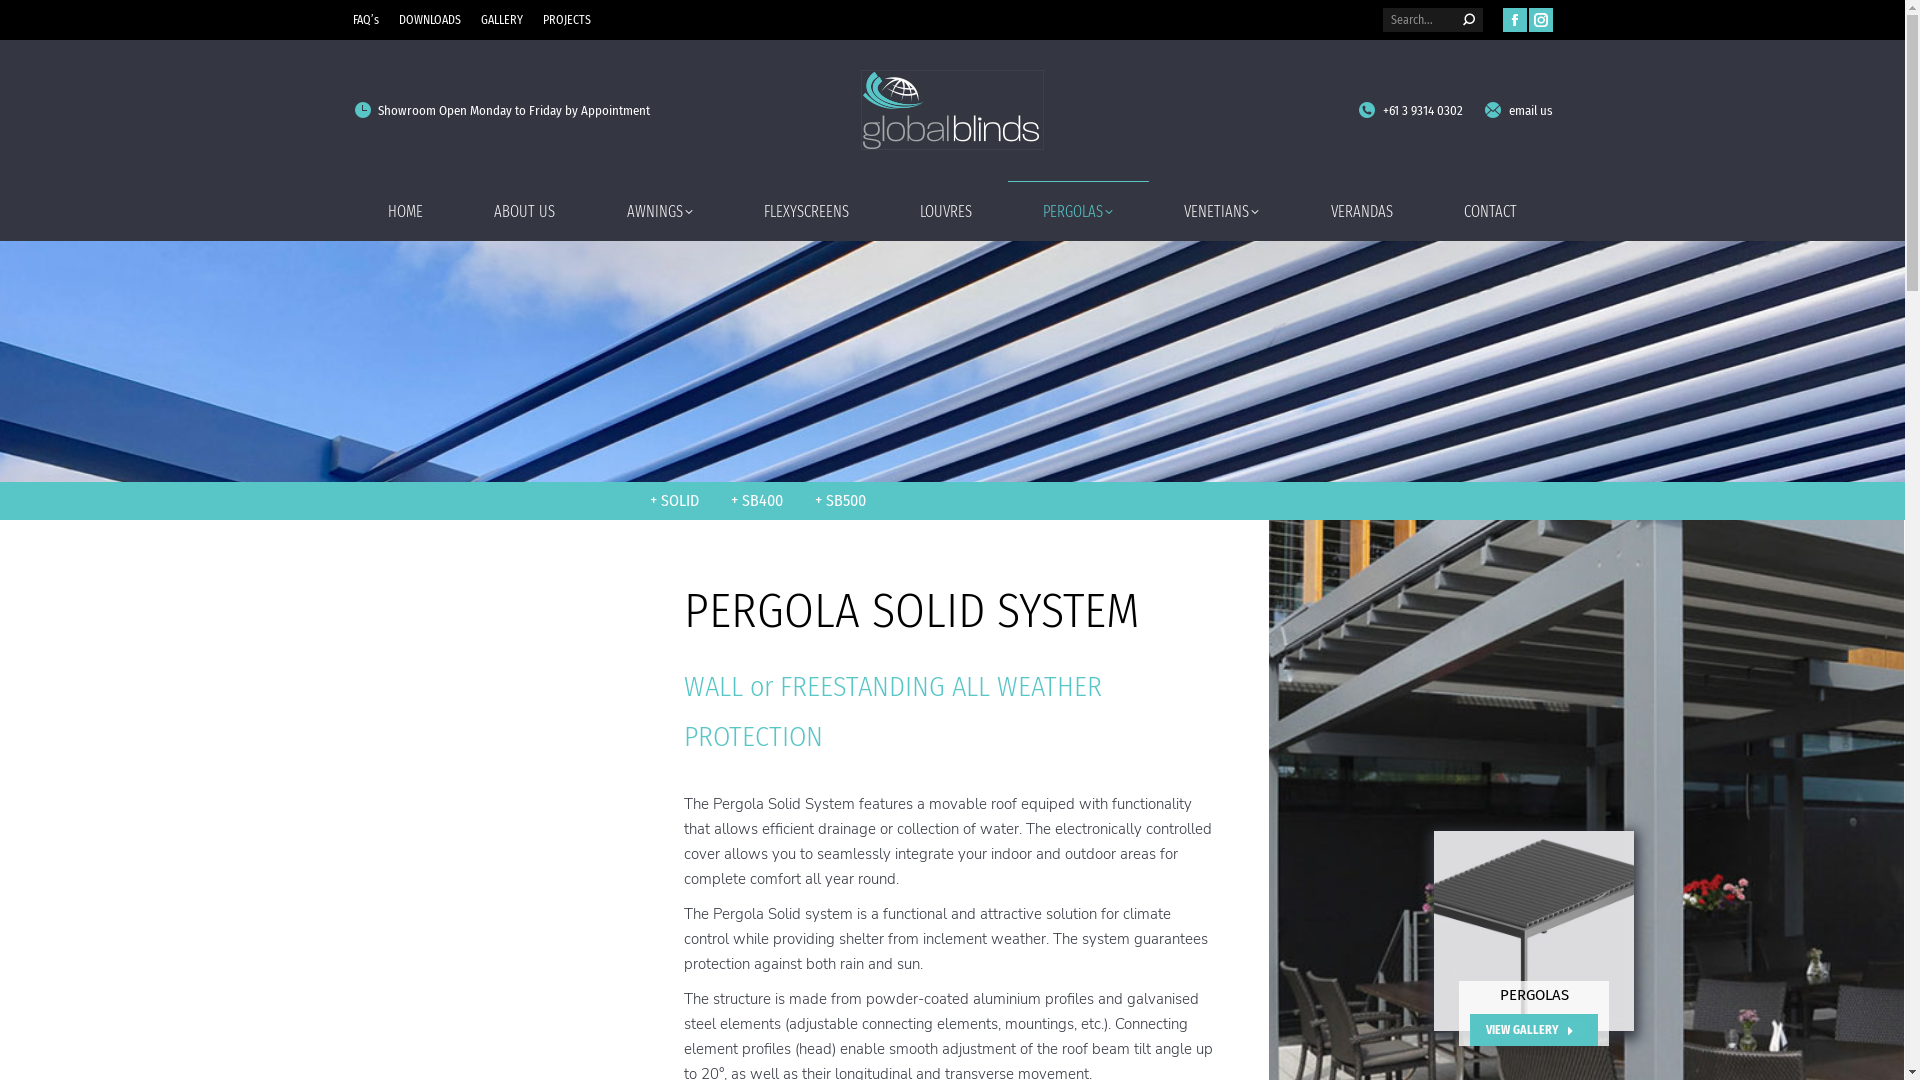 This screenshot has width=1920, height=1080. I want to click on 'PERGOLAS', so click(1077, 210).